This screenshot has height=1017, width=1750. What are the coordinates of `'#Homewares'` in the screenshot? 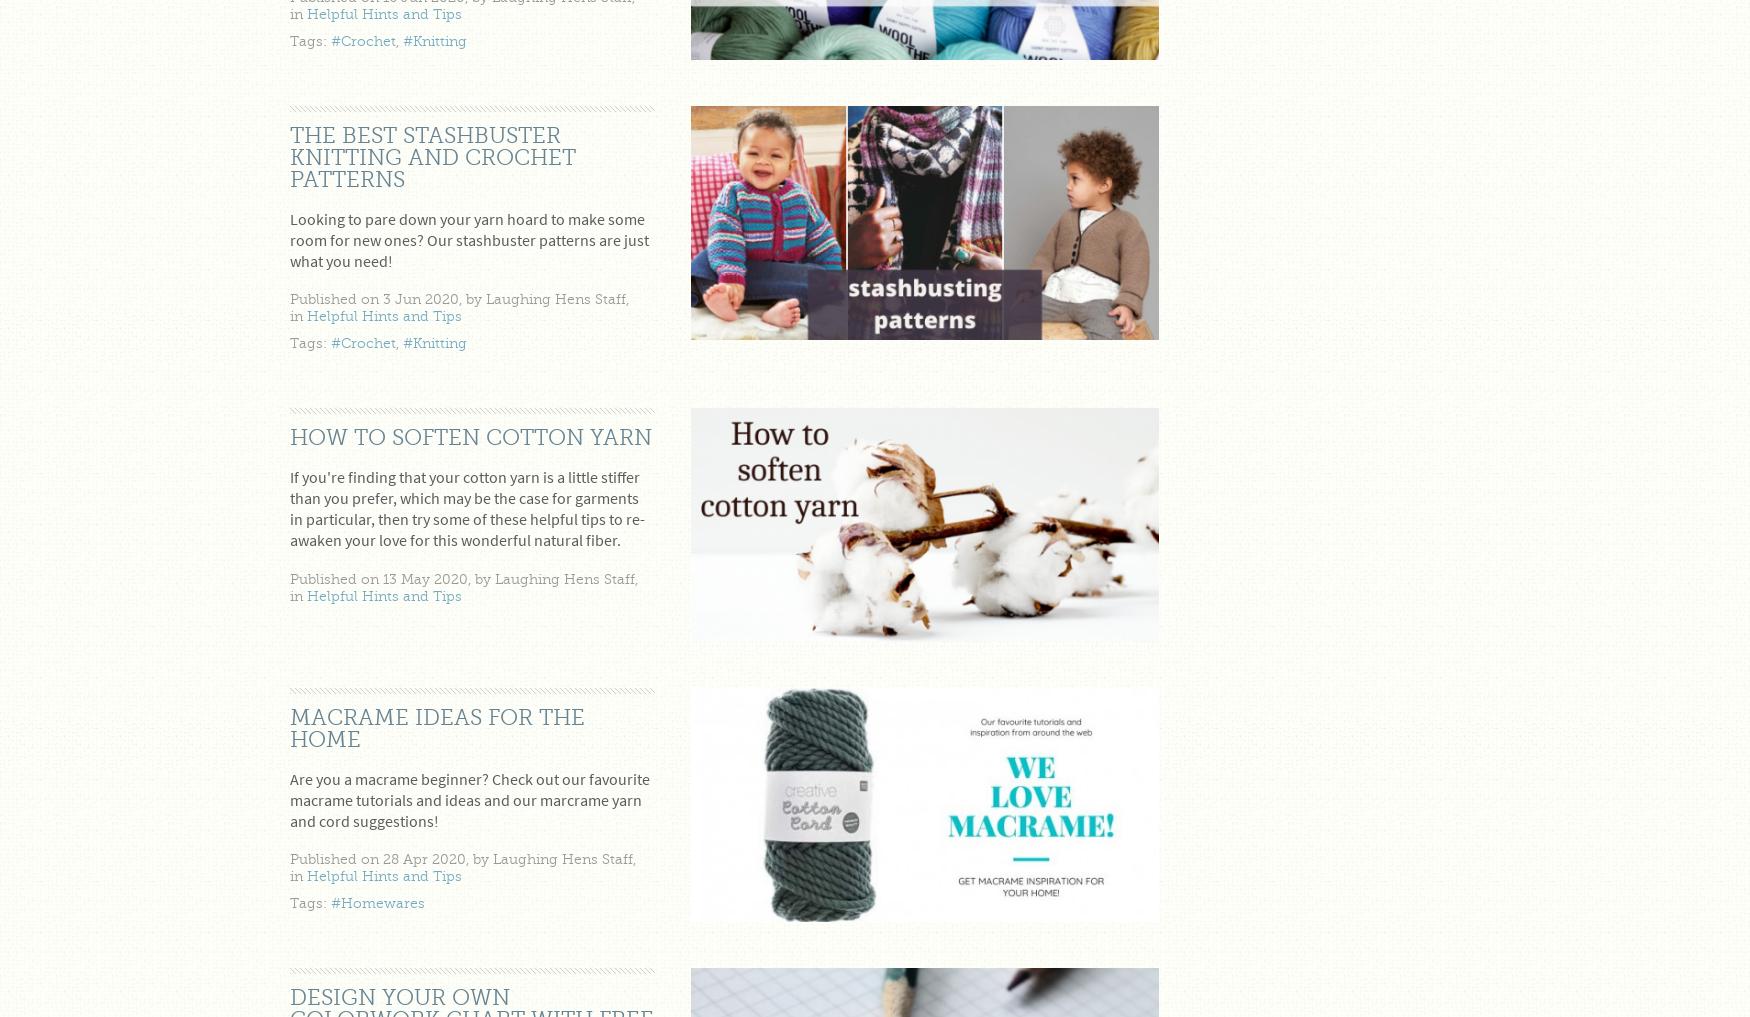 It's located at (330, 903).